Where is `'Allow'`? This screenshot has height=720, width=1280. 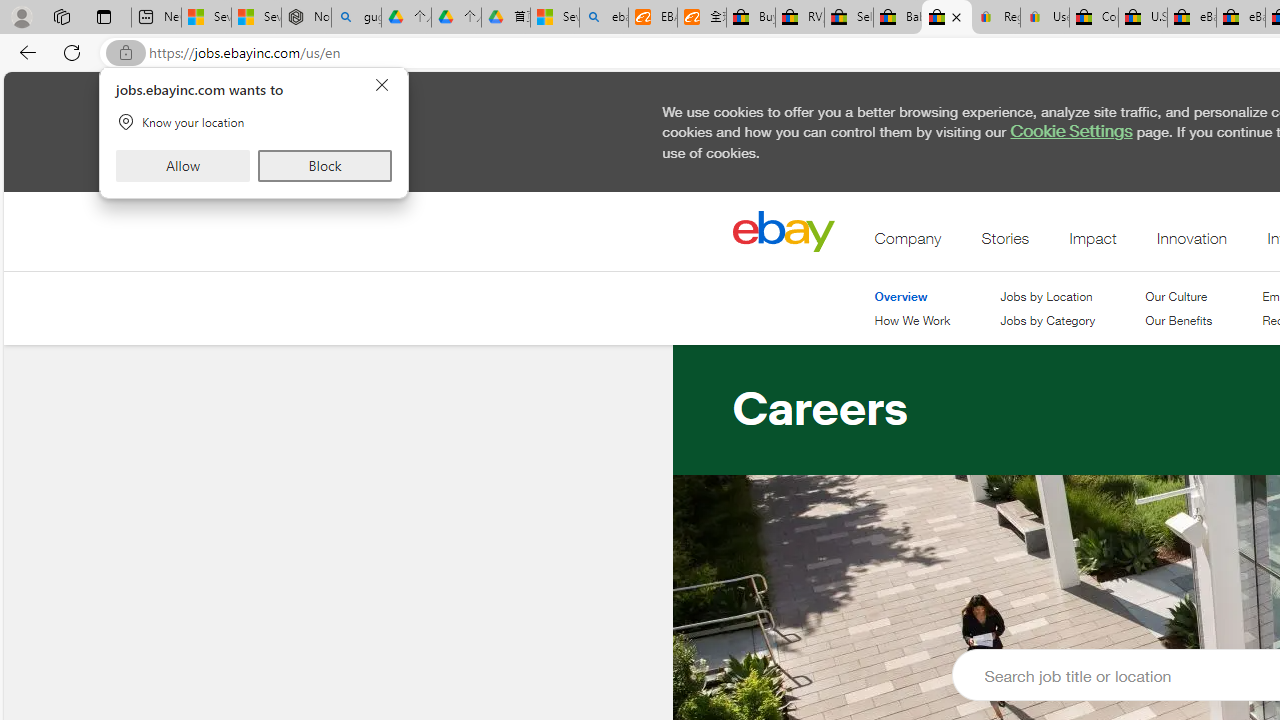 'Allow' is located at coordinates (183, 164).